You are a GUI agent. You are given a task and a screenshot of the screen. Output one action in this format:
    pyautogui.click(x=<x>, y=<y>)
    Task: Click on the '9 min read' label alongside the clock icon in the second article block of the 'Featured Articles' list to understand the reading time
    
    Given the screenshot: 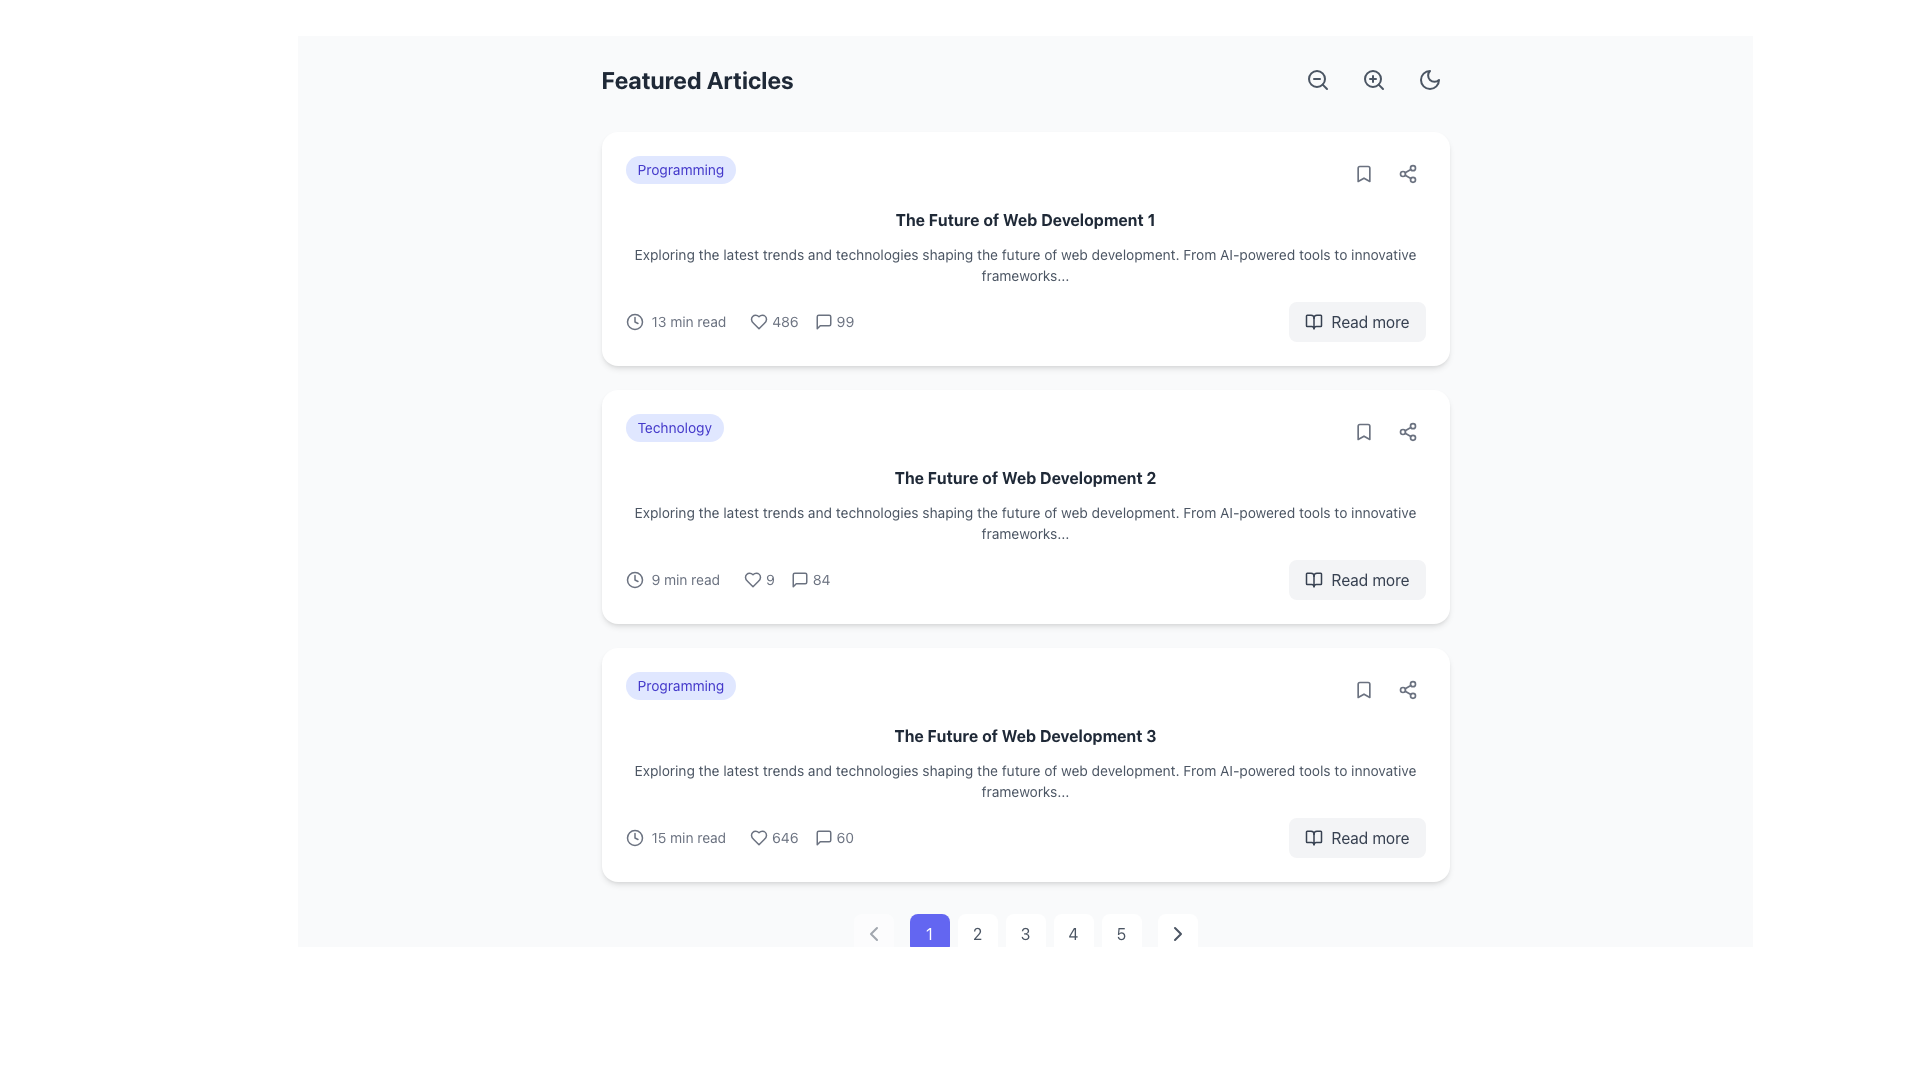 What is the action you would take?
    pyautogui.click(x=672, y=579)
    